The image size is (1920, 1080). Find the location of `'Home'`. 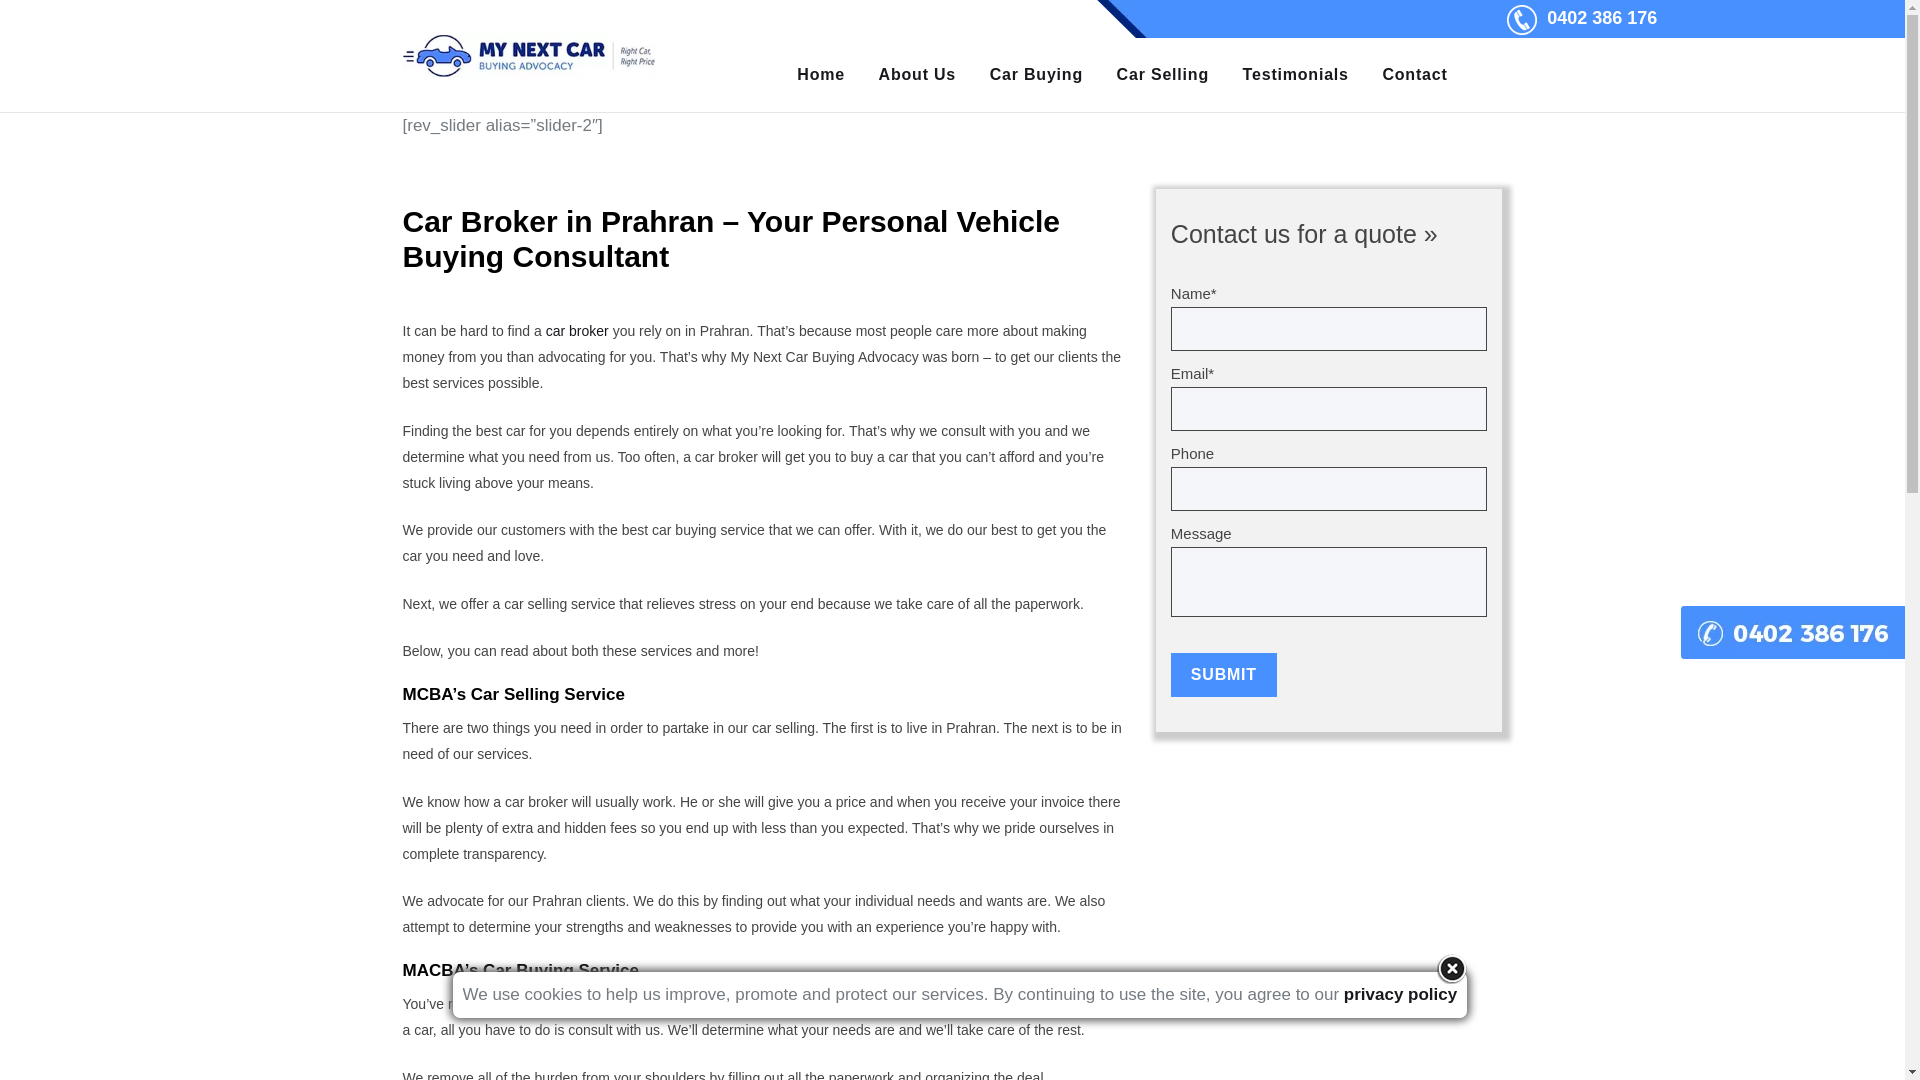

'Home' is located at coordinates (821, 73).